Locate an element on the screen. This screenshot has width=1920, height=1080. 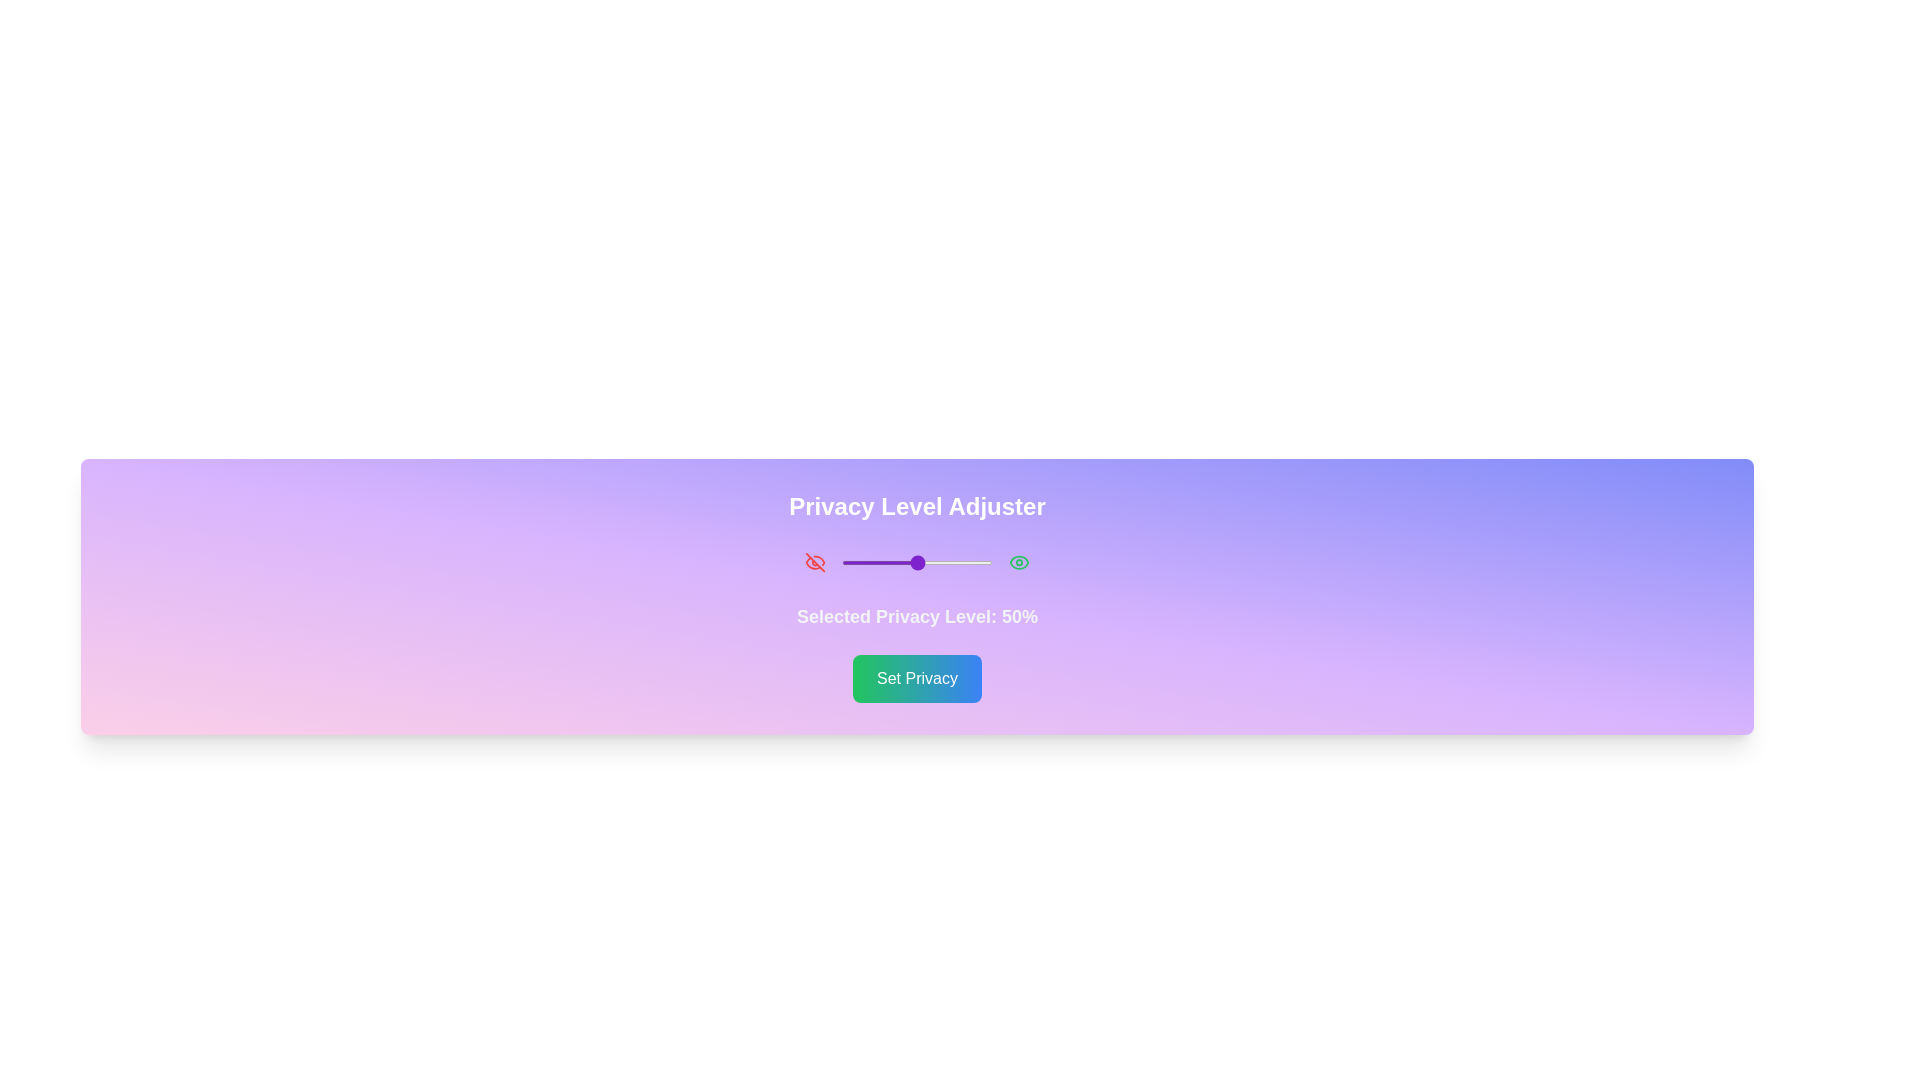
the privacy level slider to 61% is located at coordinates (933, 563).